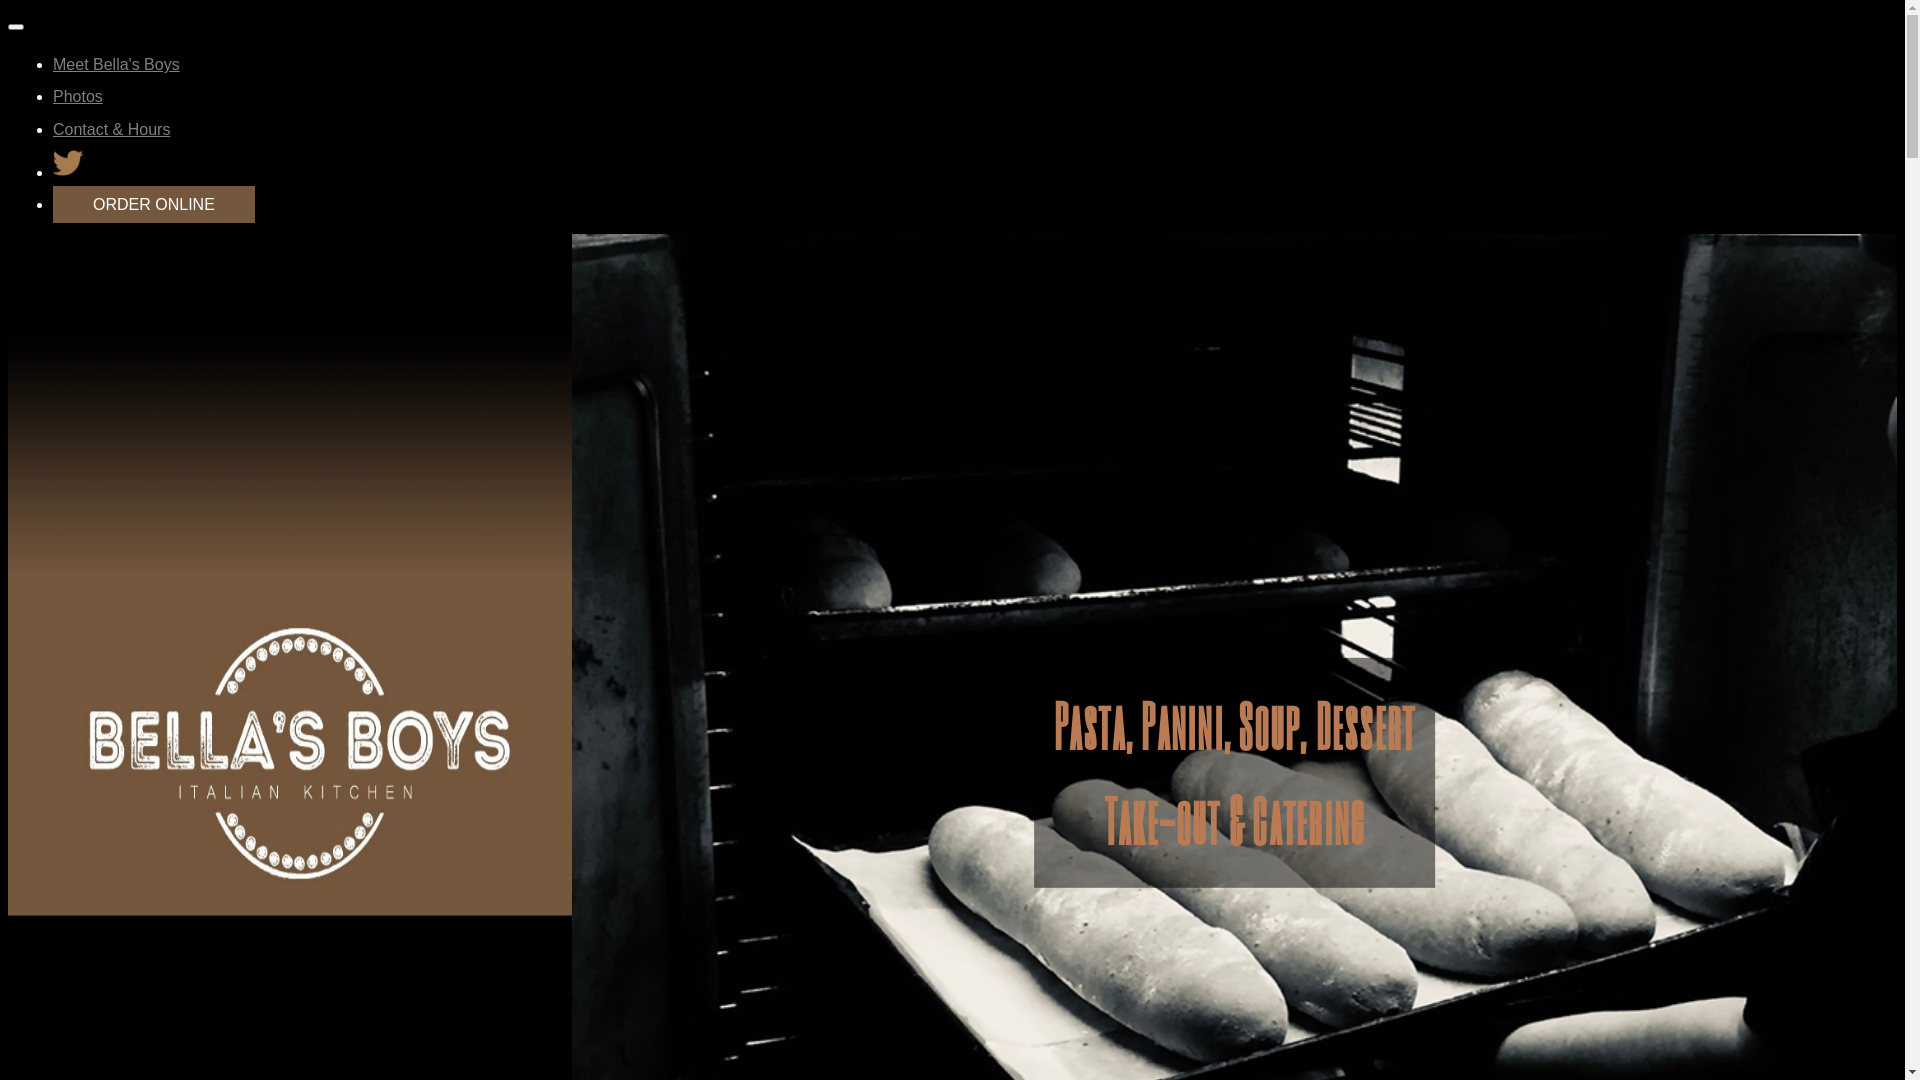 The height and width of the screenshot is (1080, 1920). Describe the element at coordinates (77, 96) in the screenshot. I see `'Photos'` at that location.